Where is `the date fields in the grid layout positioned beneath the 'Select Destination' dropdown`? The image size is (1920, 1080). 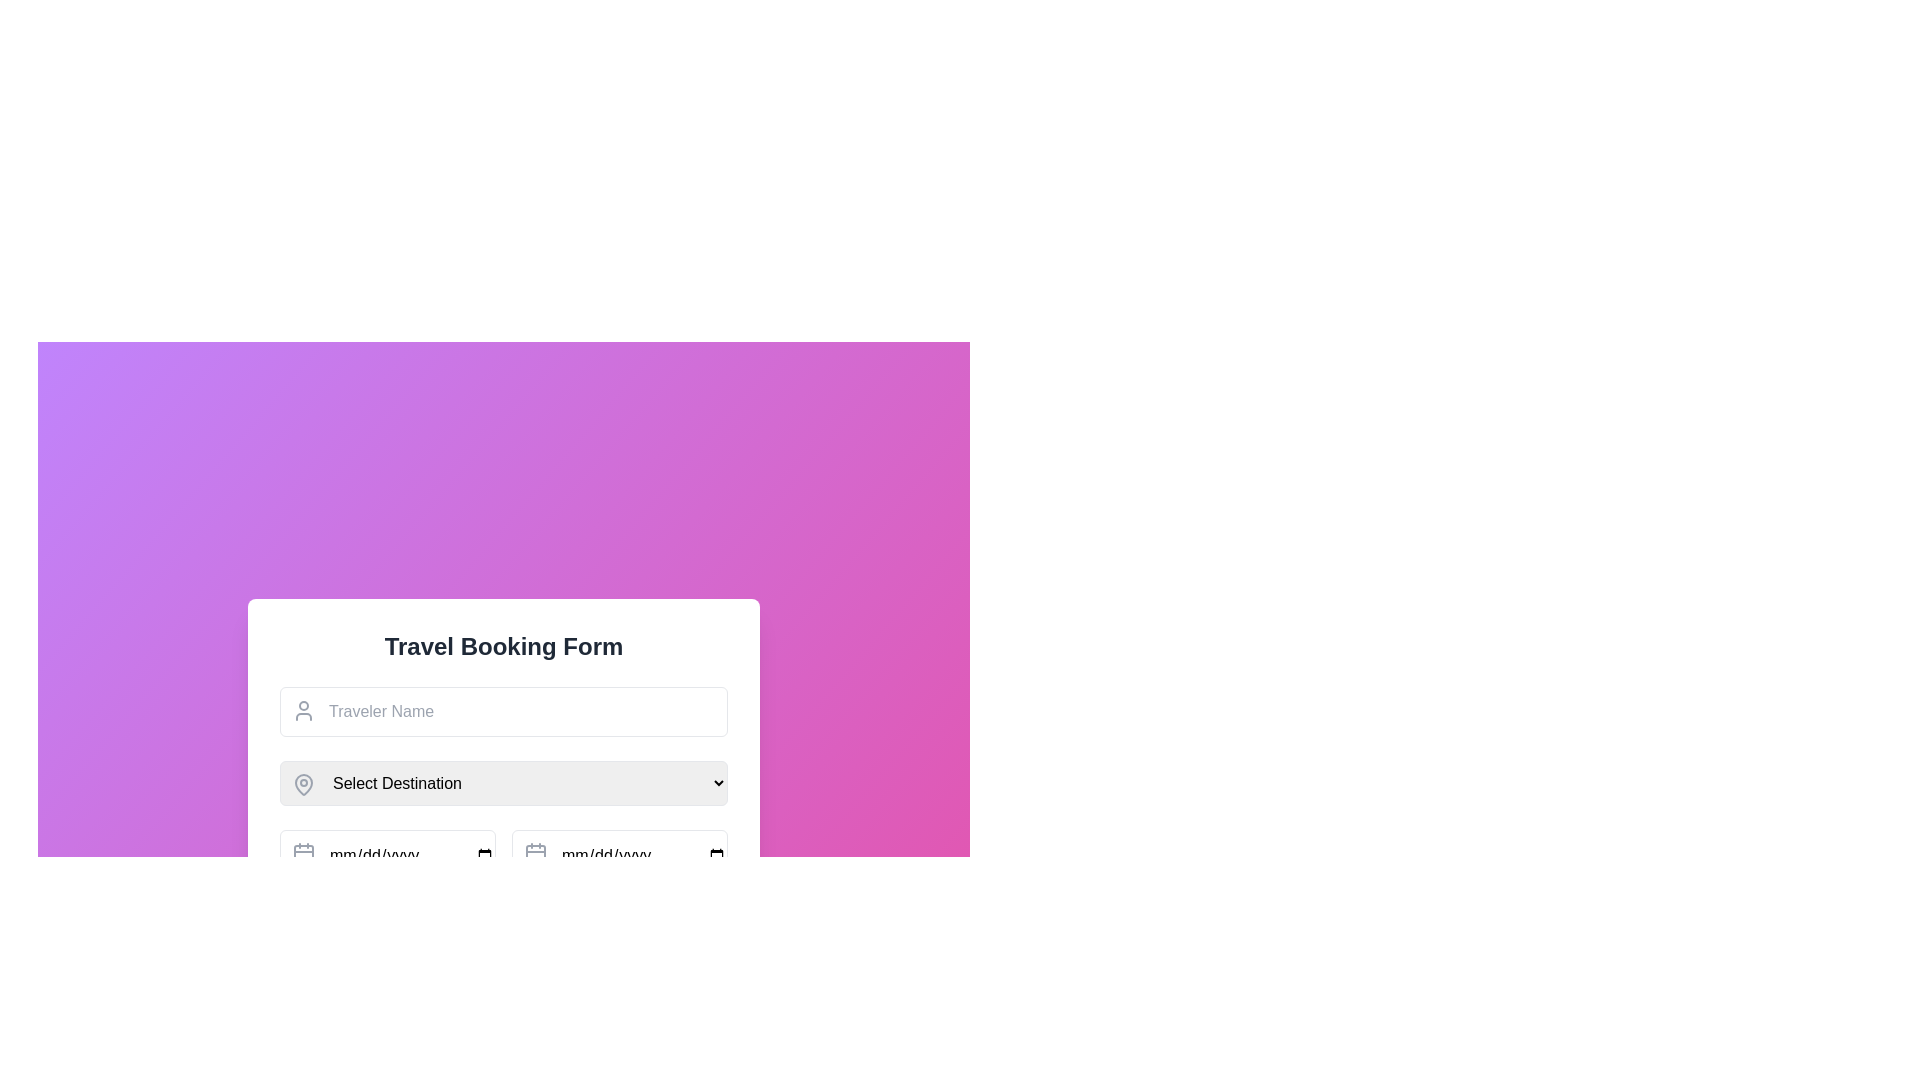 the date fields in the grid layout positioned beneath the 'Select Destination' dropdown is located at coordinates (504, 855).